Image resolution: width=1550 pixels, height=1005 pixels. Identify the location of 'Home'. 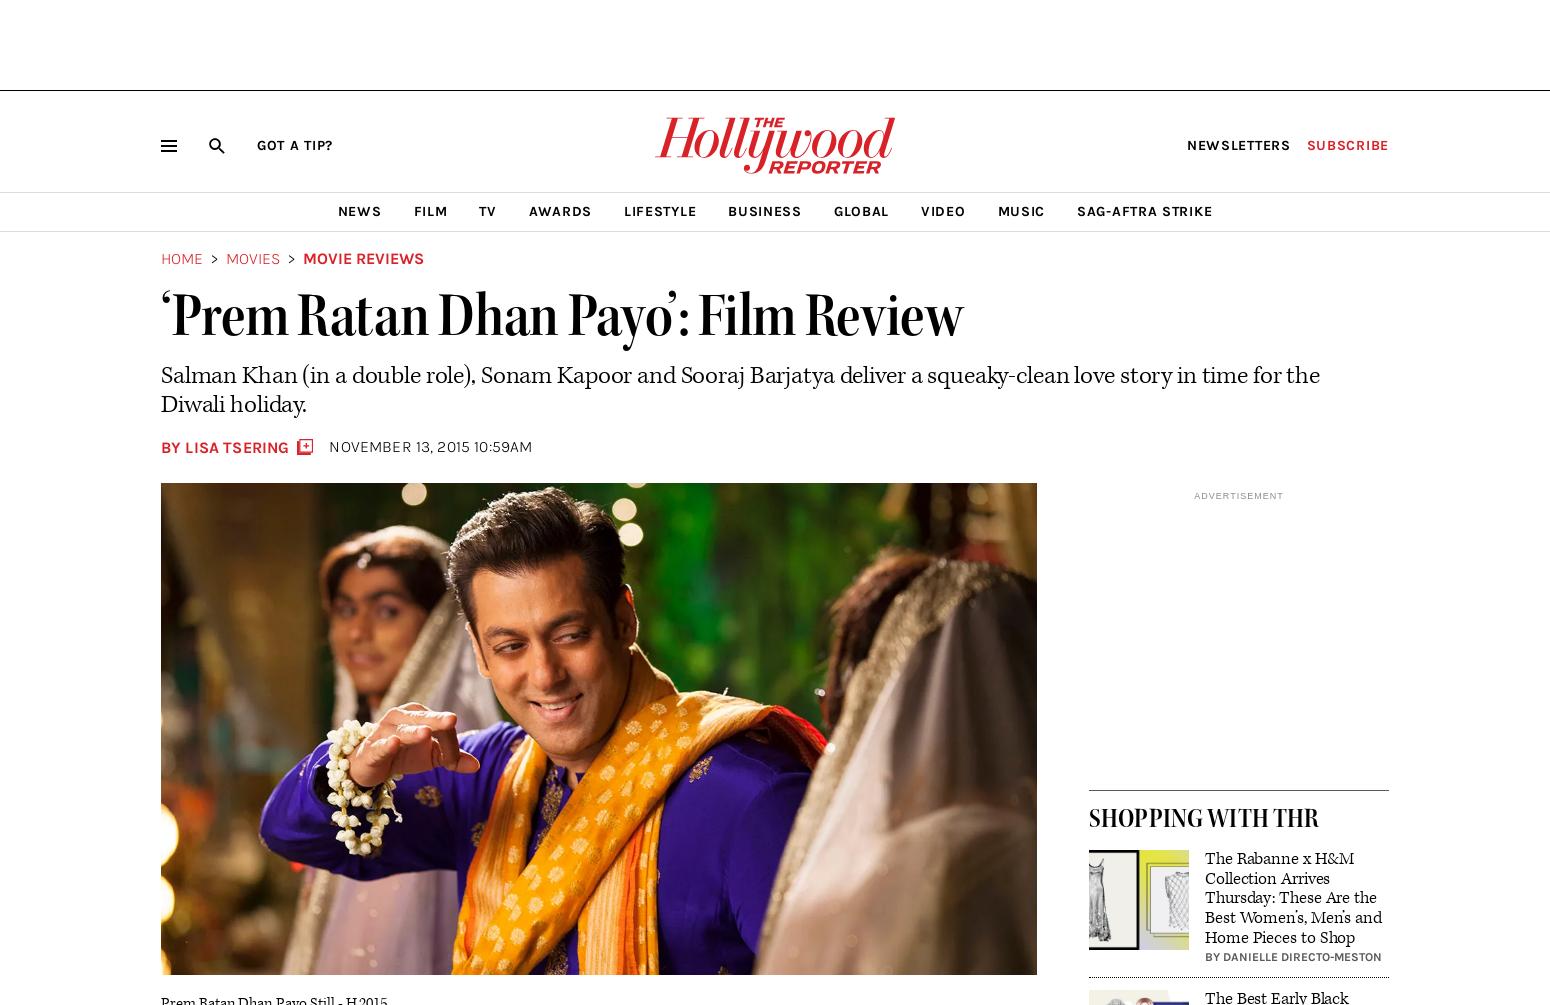
(180, 257).